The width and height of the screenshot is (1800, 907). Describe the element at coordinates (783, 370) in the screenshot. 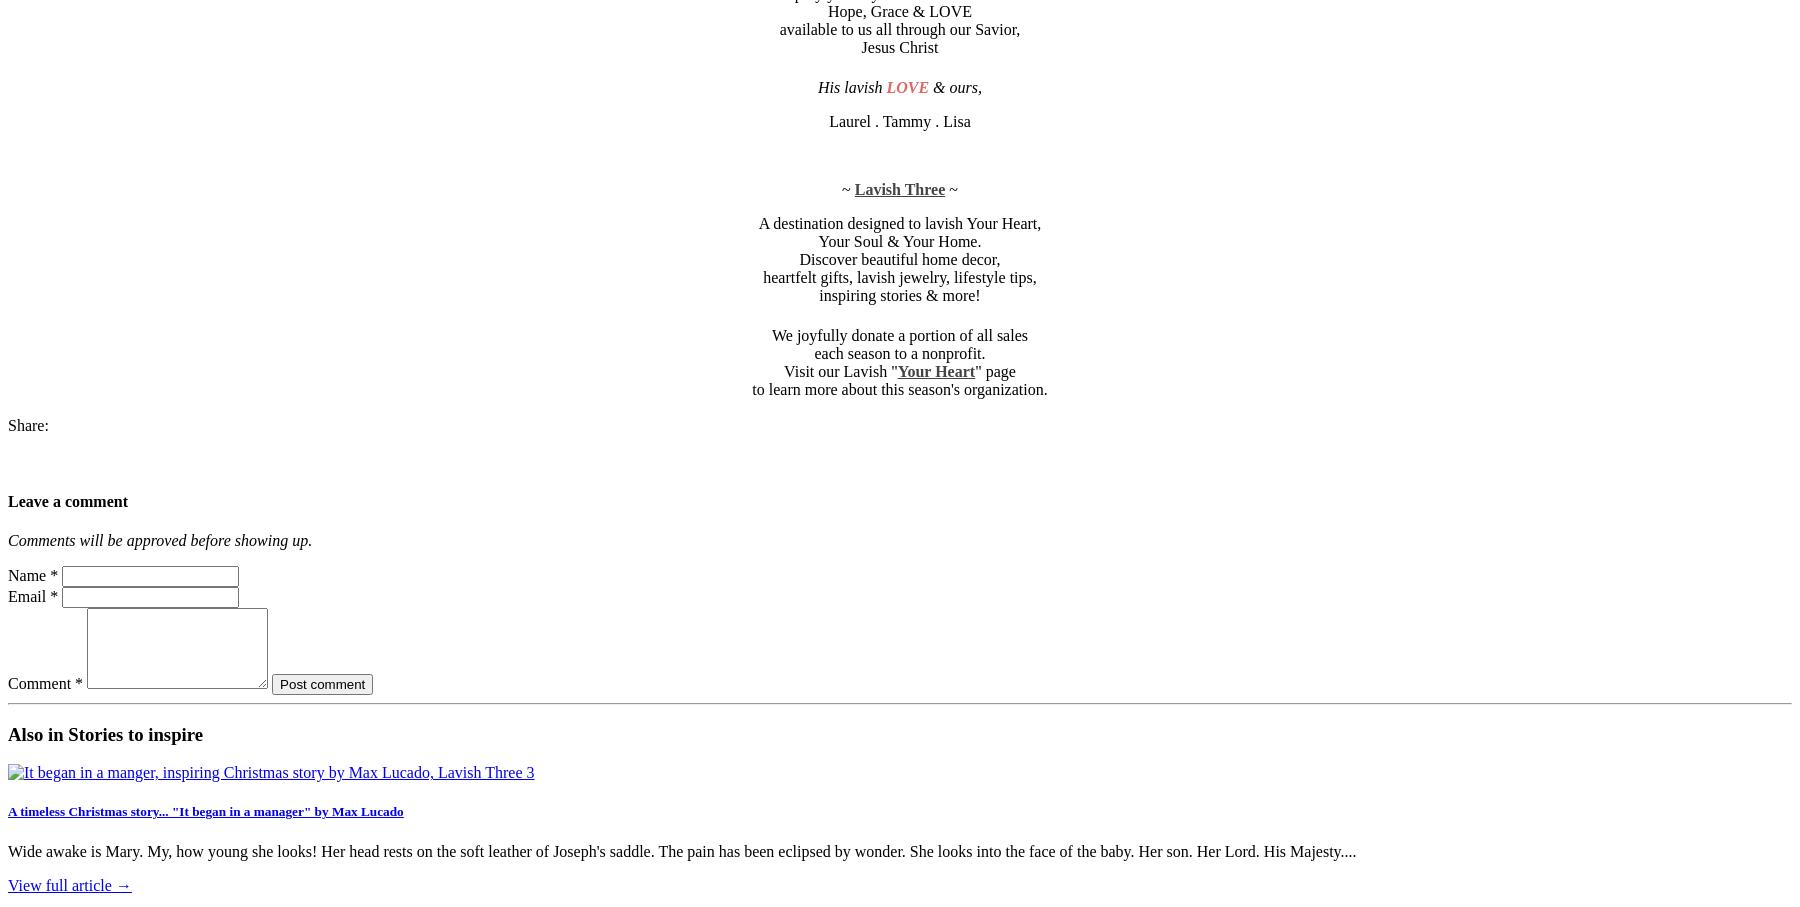

I see `'Visit our Lavish "'` at that location.